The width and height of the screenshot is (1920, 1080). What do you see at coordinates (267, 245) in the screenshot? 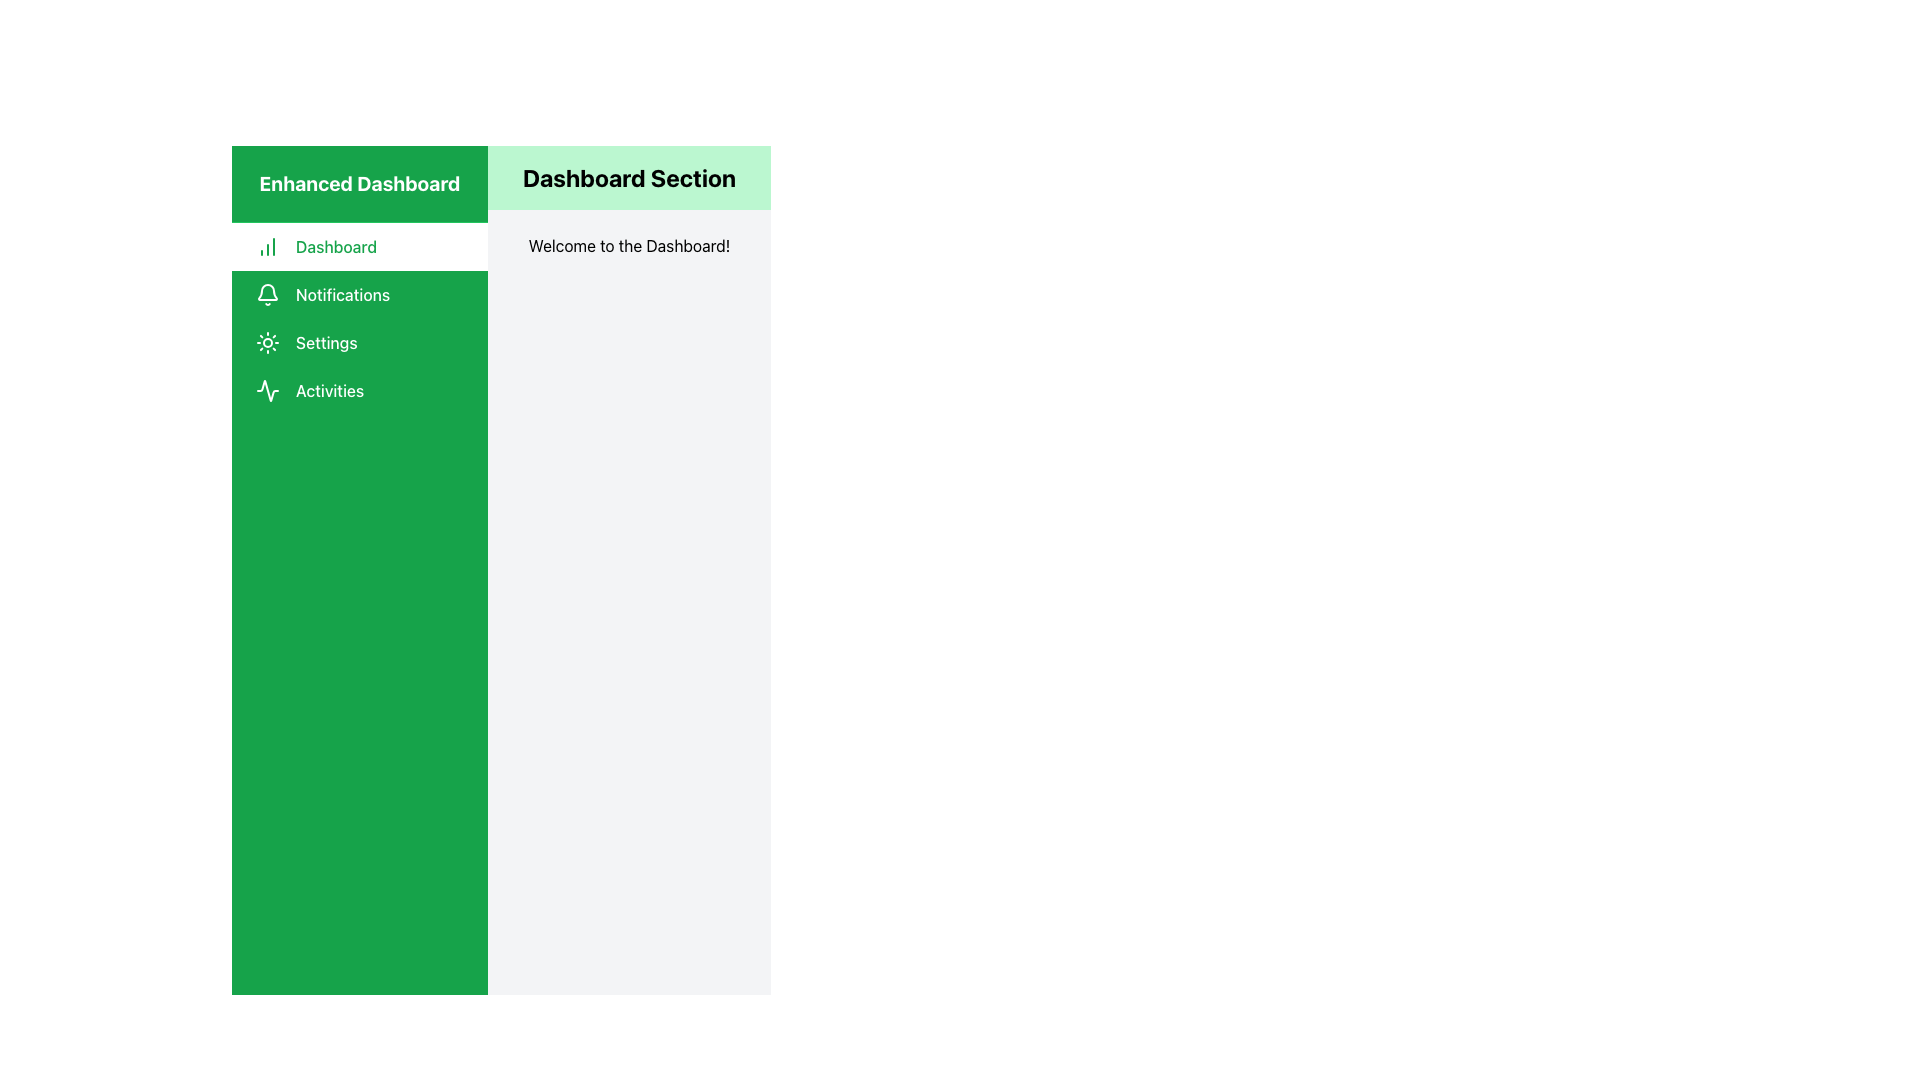
I see `the chart icon outlined in green located to the left of the 'Dashboard' text label in the sidebar menu` at bounding box center [267, 245].